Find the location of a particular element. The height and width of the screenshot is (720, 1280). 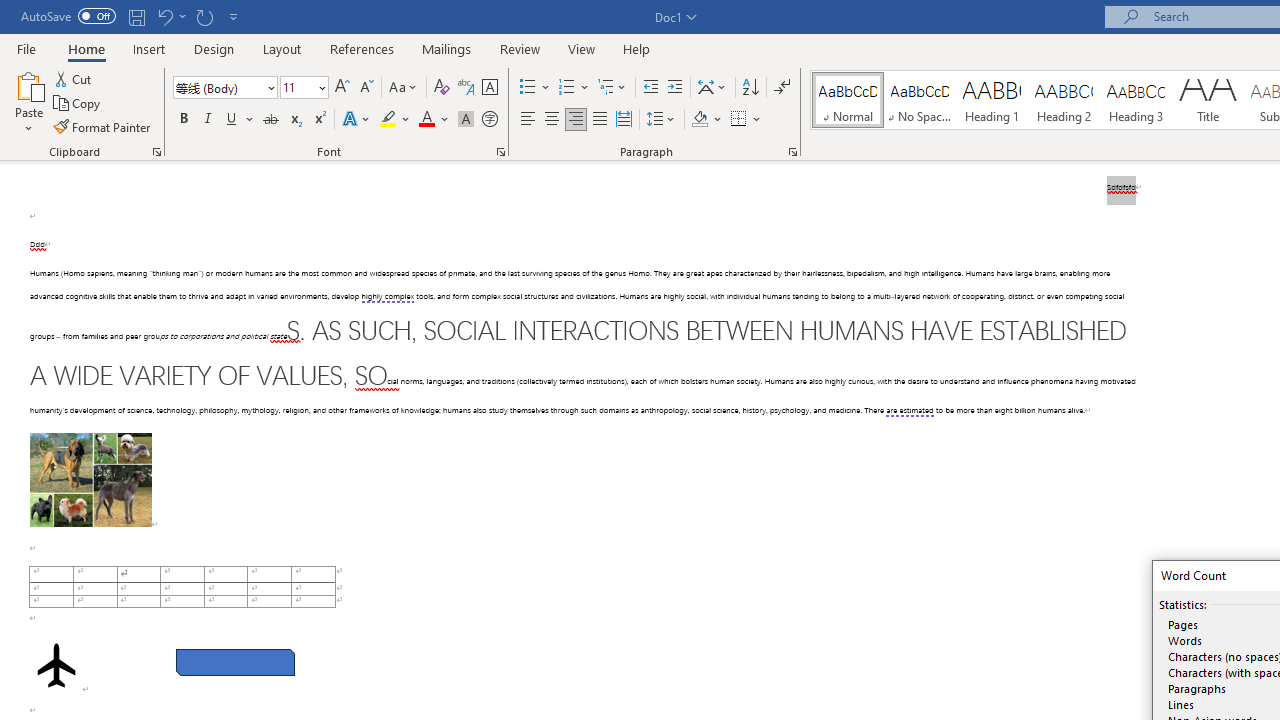

'Heading 3' is located at coordinates (1136, 100).